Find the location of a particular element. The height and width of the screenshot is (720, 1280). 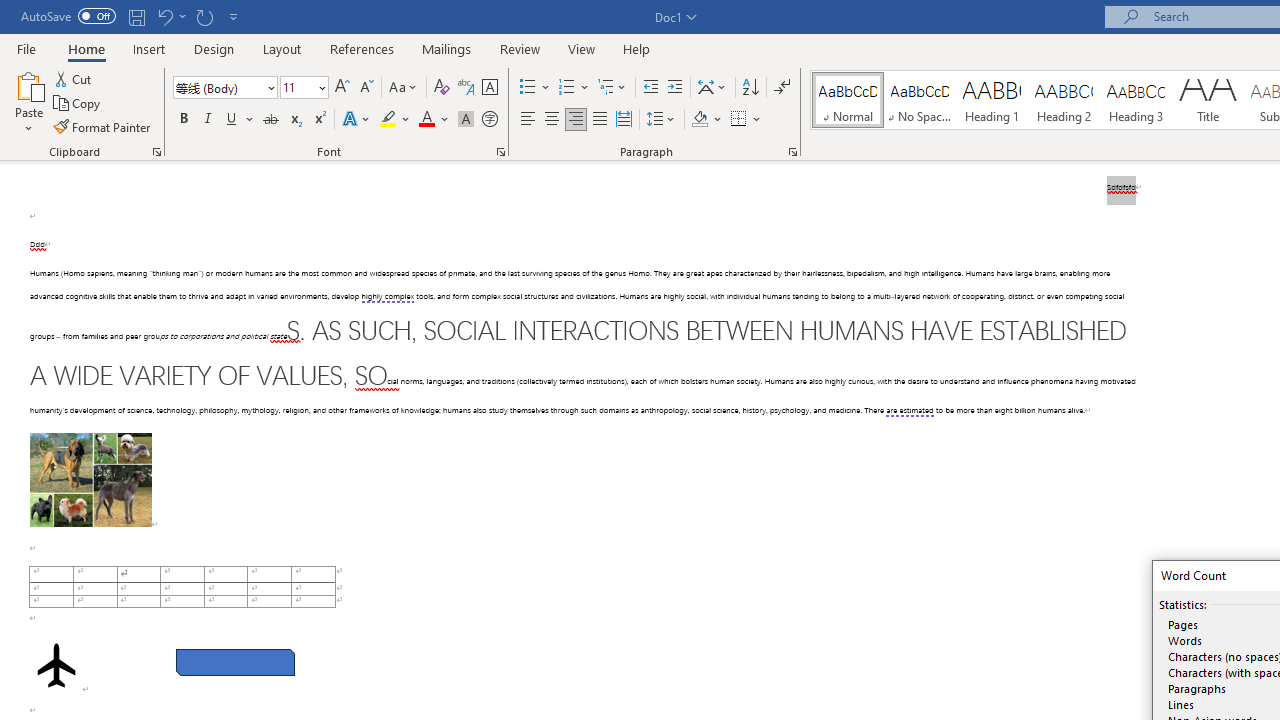

'Heading 3' is located at coordinates (1136, 100).